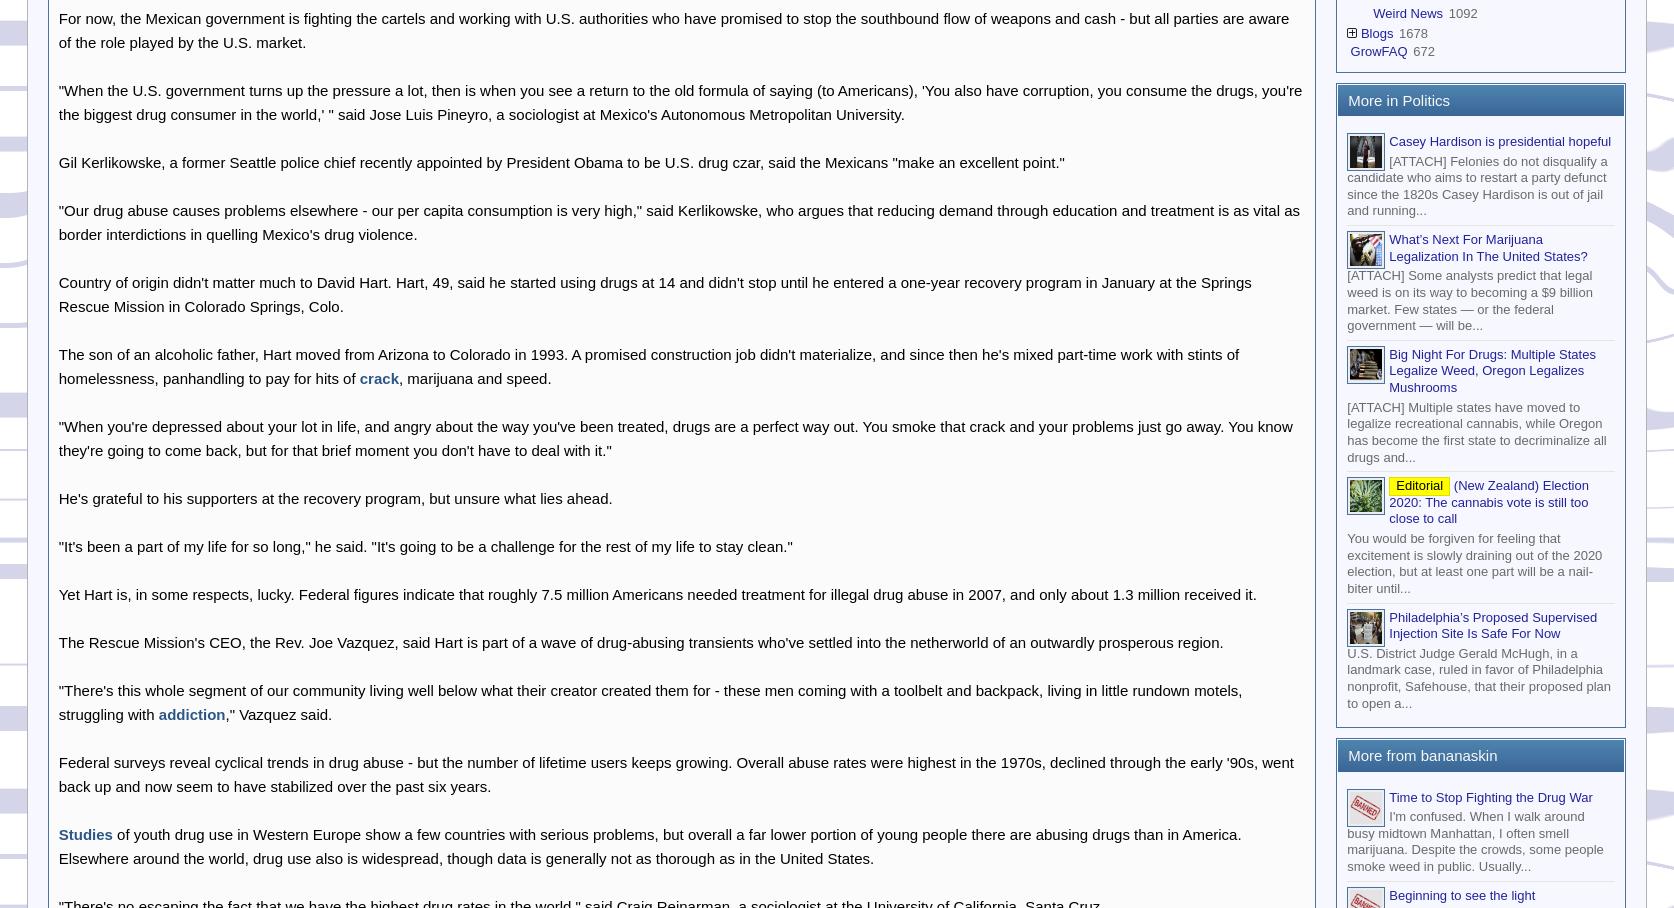  Describe the element at coordinates (648, 365) in the screenshot. I see `'The son of an alcoholic father, Hart moved from Arizona to Colorado in 1993. A promised construction job didn't materialize, and since then he's mixed part-time work with stints of homelessness, panhandling to pay for hits of'` at that location.